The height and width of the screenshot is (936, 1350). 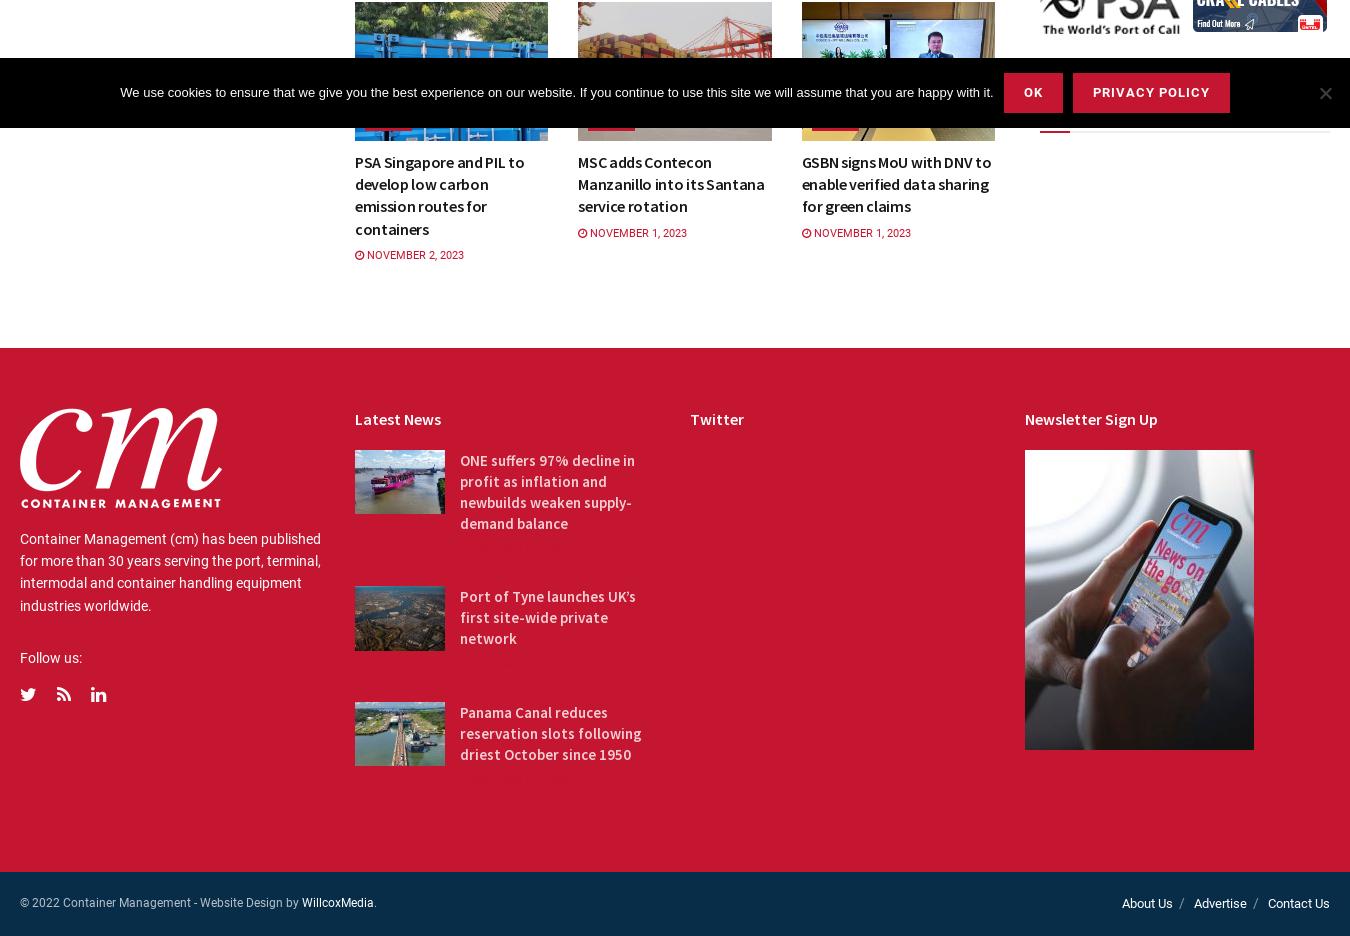 What do you see at coordinates (546, 617) in the screenshot?
I see `'Port of Tyne launches UK’s first site-wide private network'` at bounding box center [546, 617].